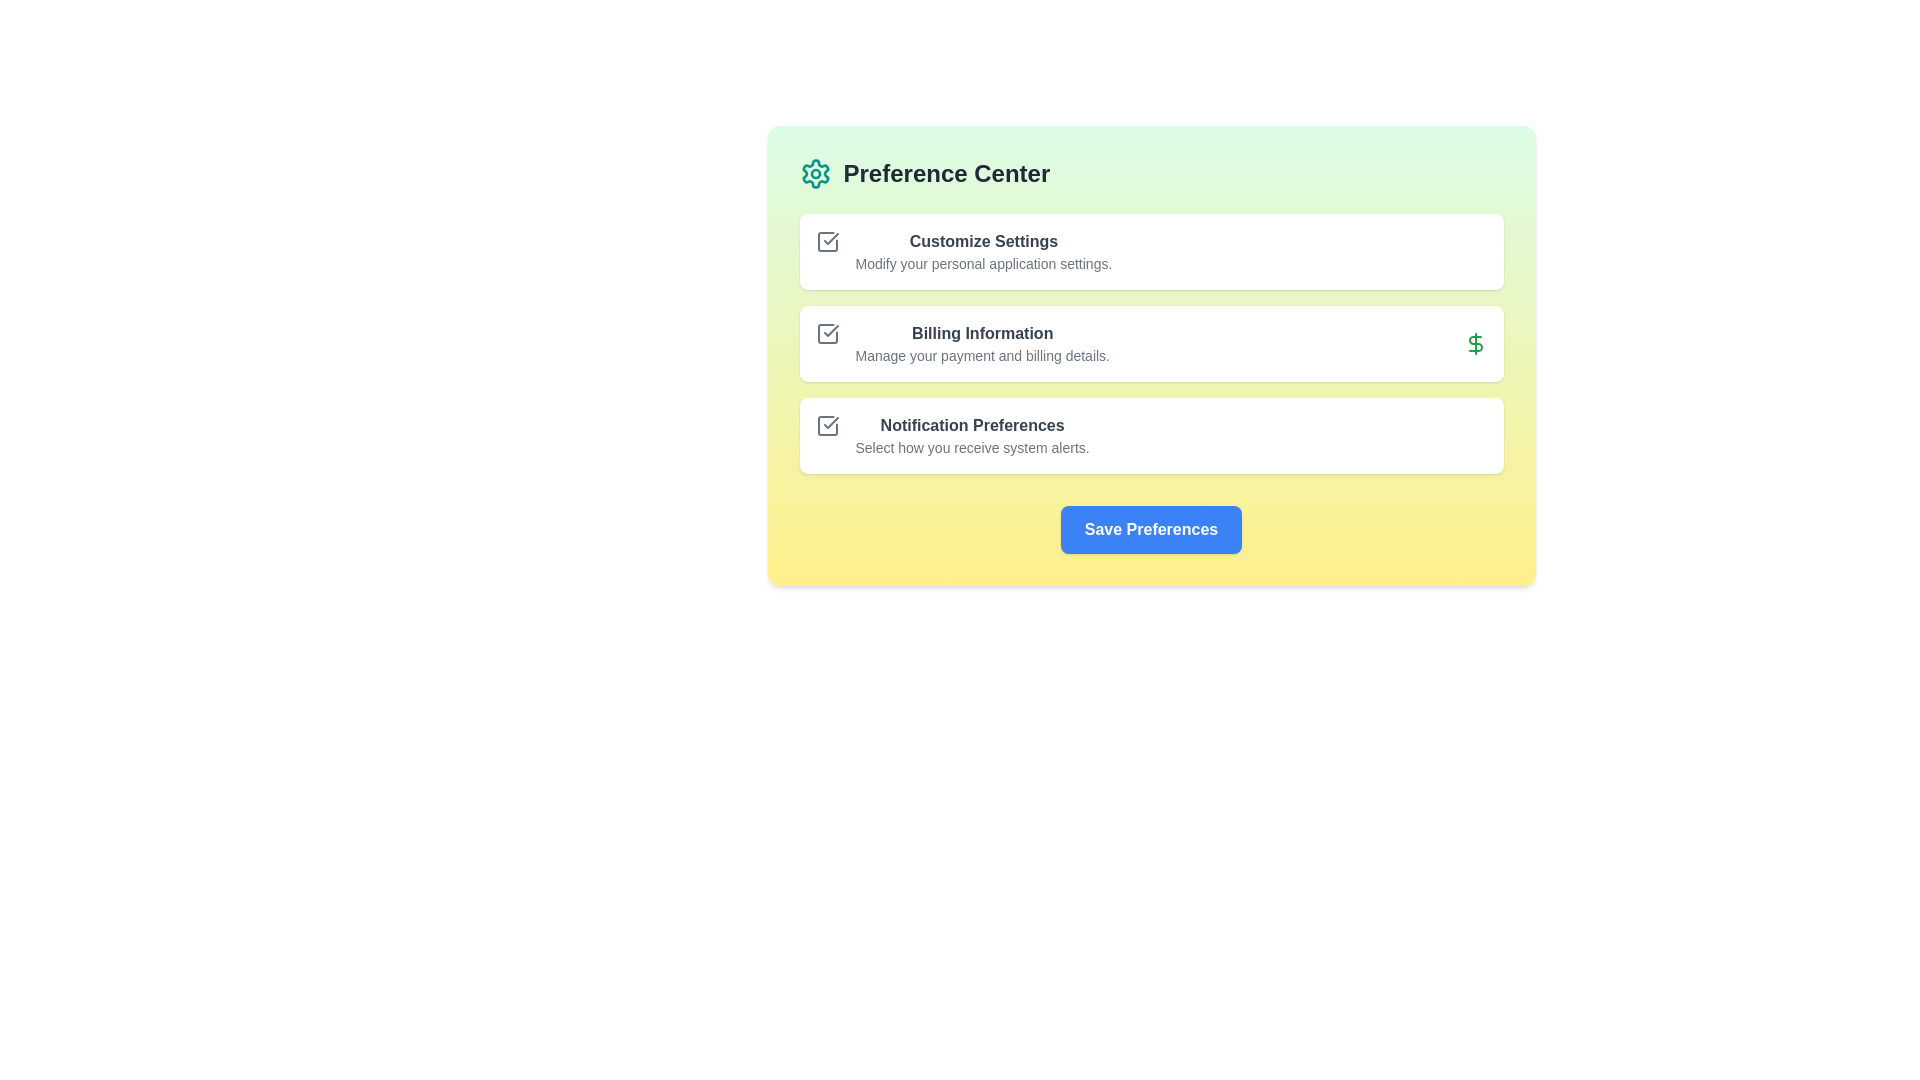  I want to click on the Checkbox icon indicating the selected status of the 'Billing Information' option in the Preference Center interface, so click(827, 333).